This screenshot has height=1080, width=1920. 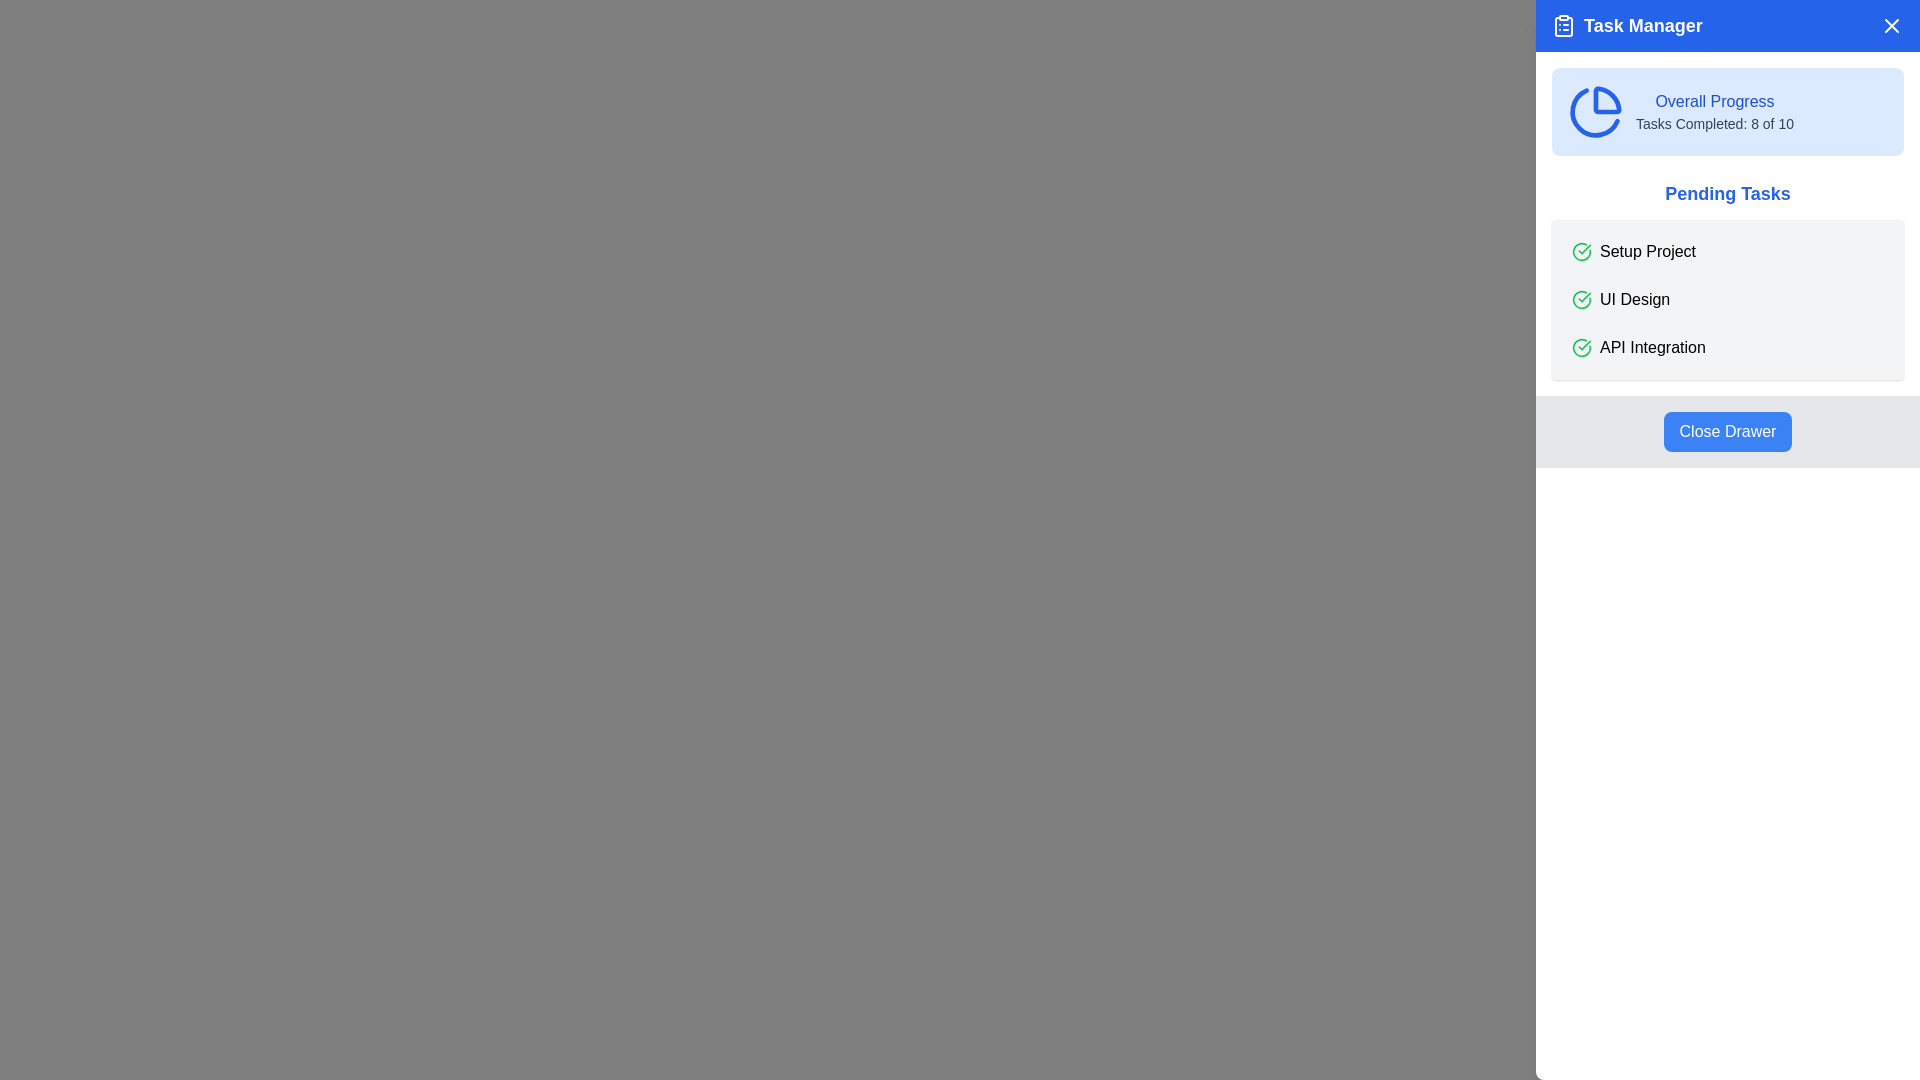 What do you see at coordinates (1727, 346) in the screenshot?
I see `the third list item in the 'Pending Tasks' panel that indicates the 'API Integration' task and shows a checkmark for its completion status` at bounding box center [1727, 346].